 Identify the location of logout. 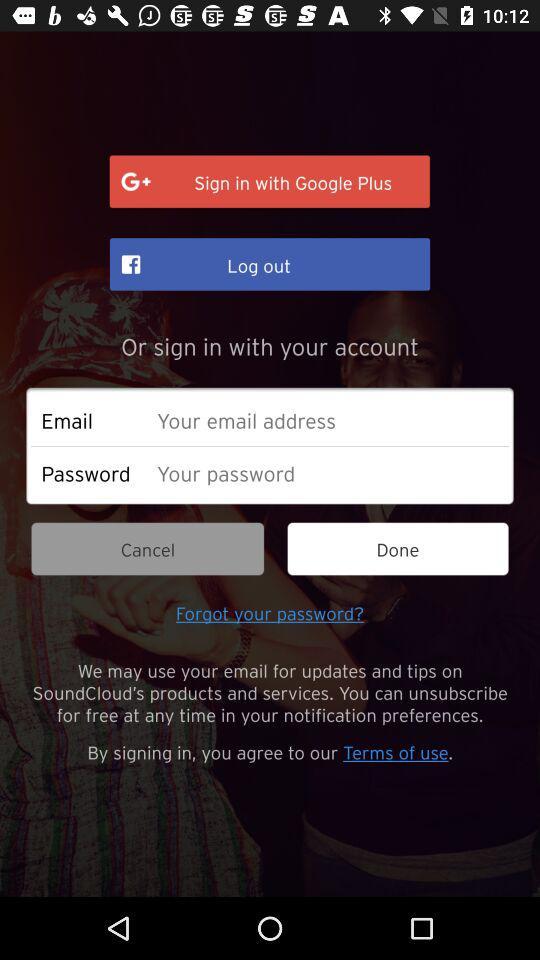
(270, 263).